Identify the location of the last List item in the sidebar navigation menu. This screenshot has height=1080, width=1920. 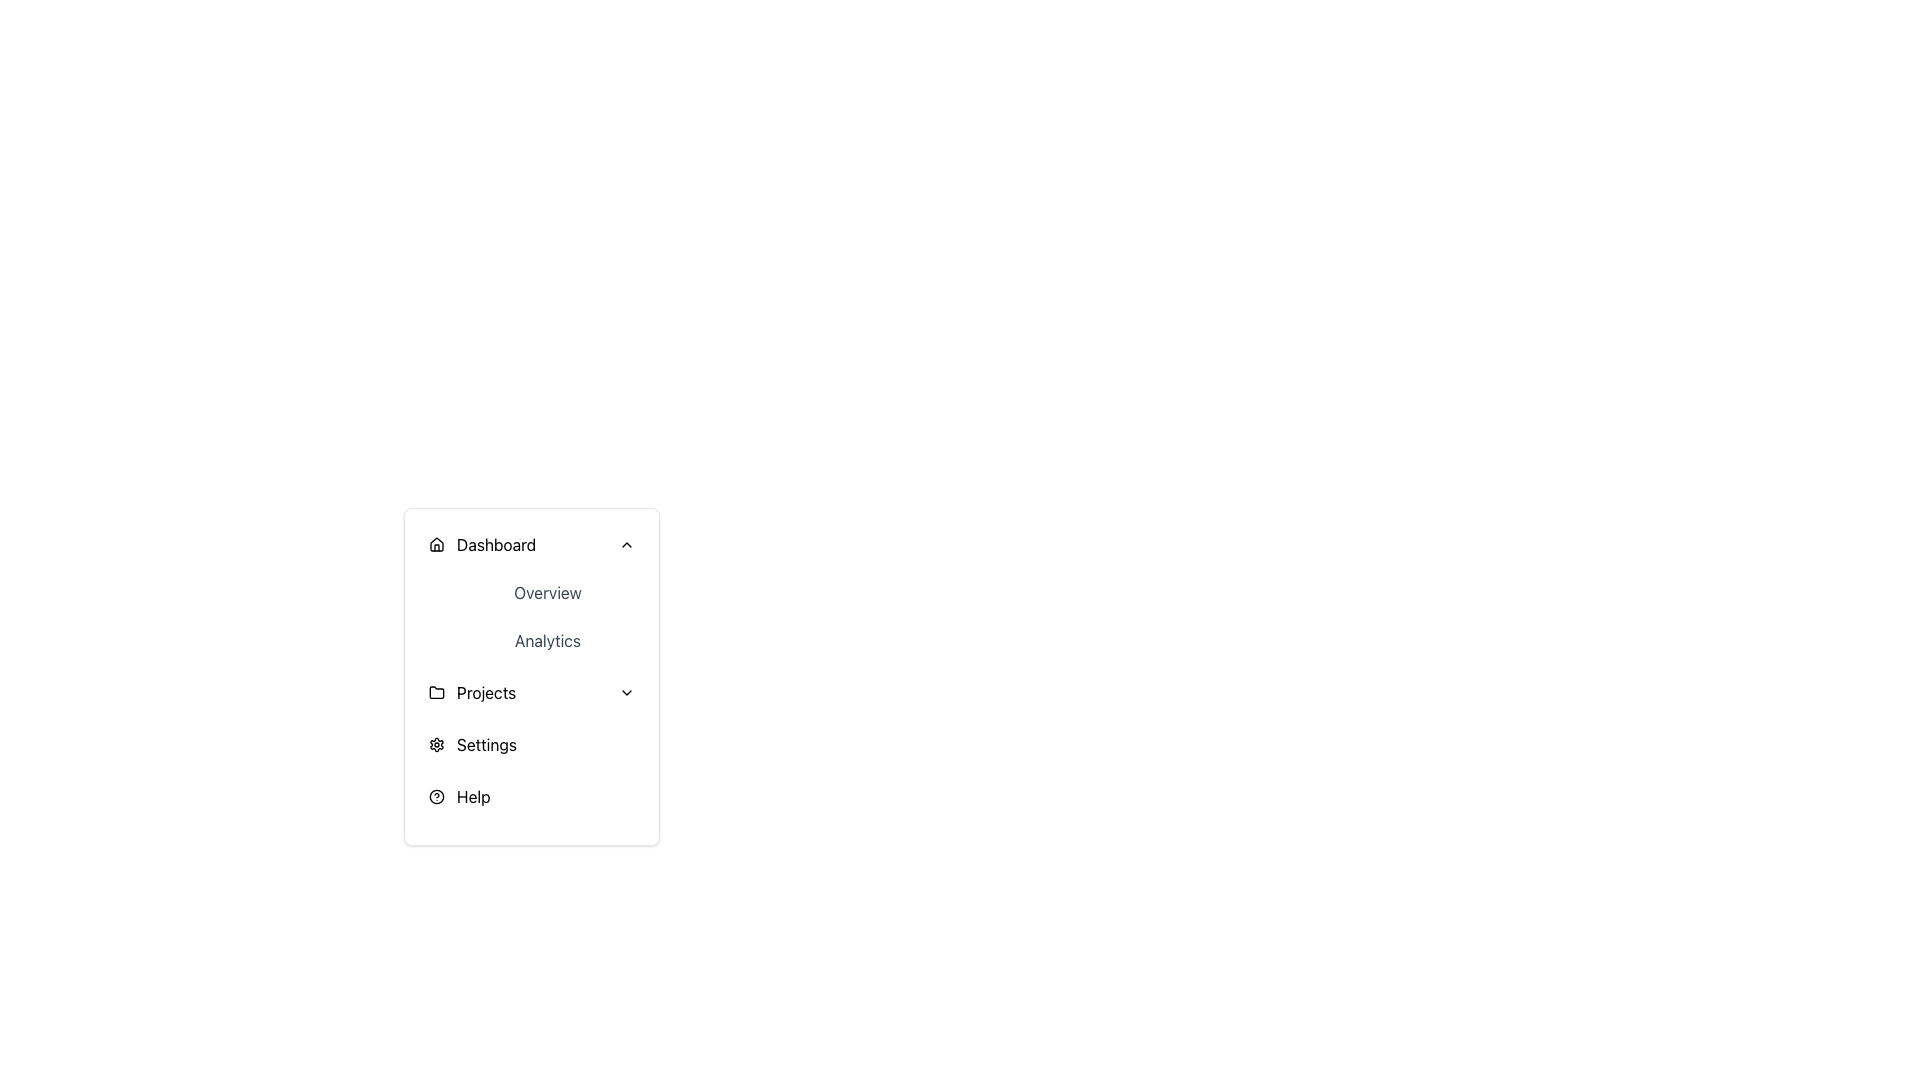
(532, 796).